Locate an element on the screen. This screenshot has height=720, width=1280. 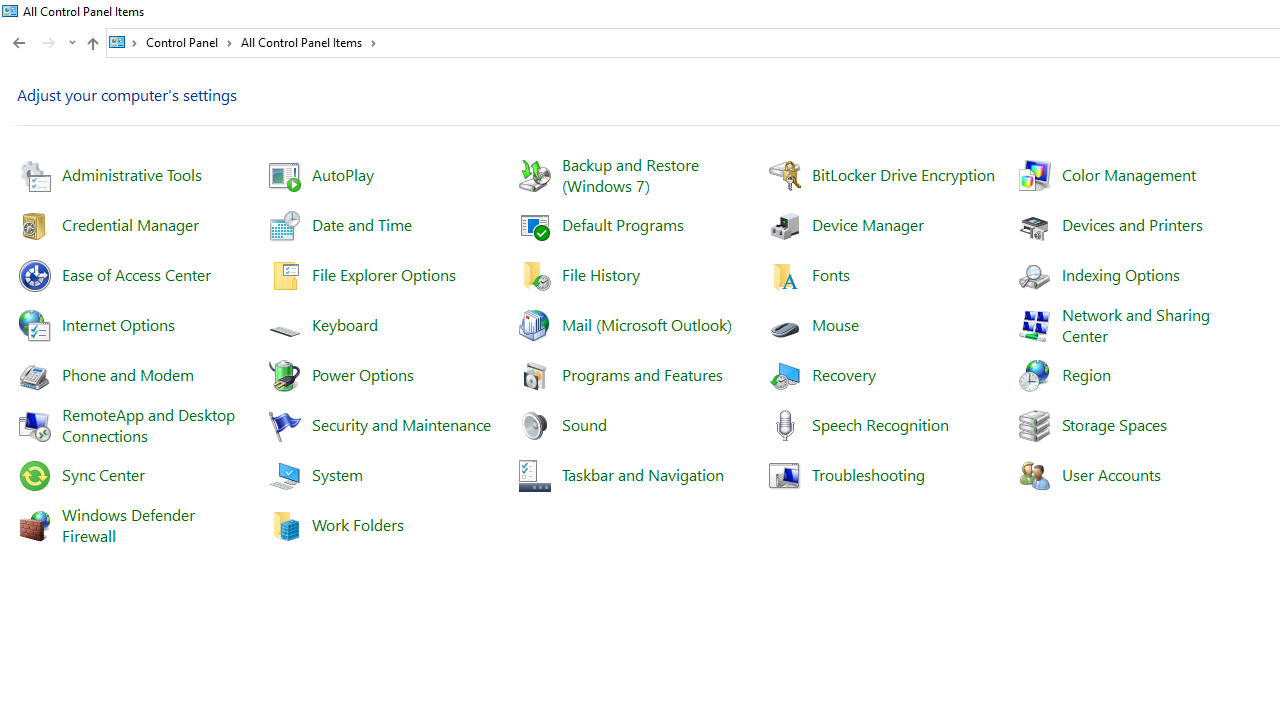
'Device Manager' is located at coordinates (867, 224).